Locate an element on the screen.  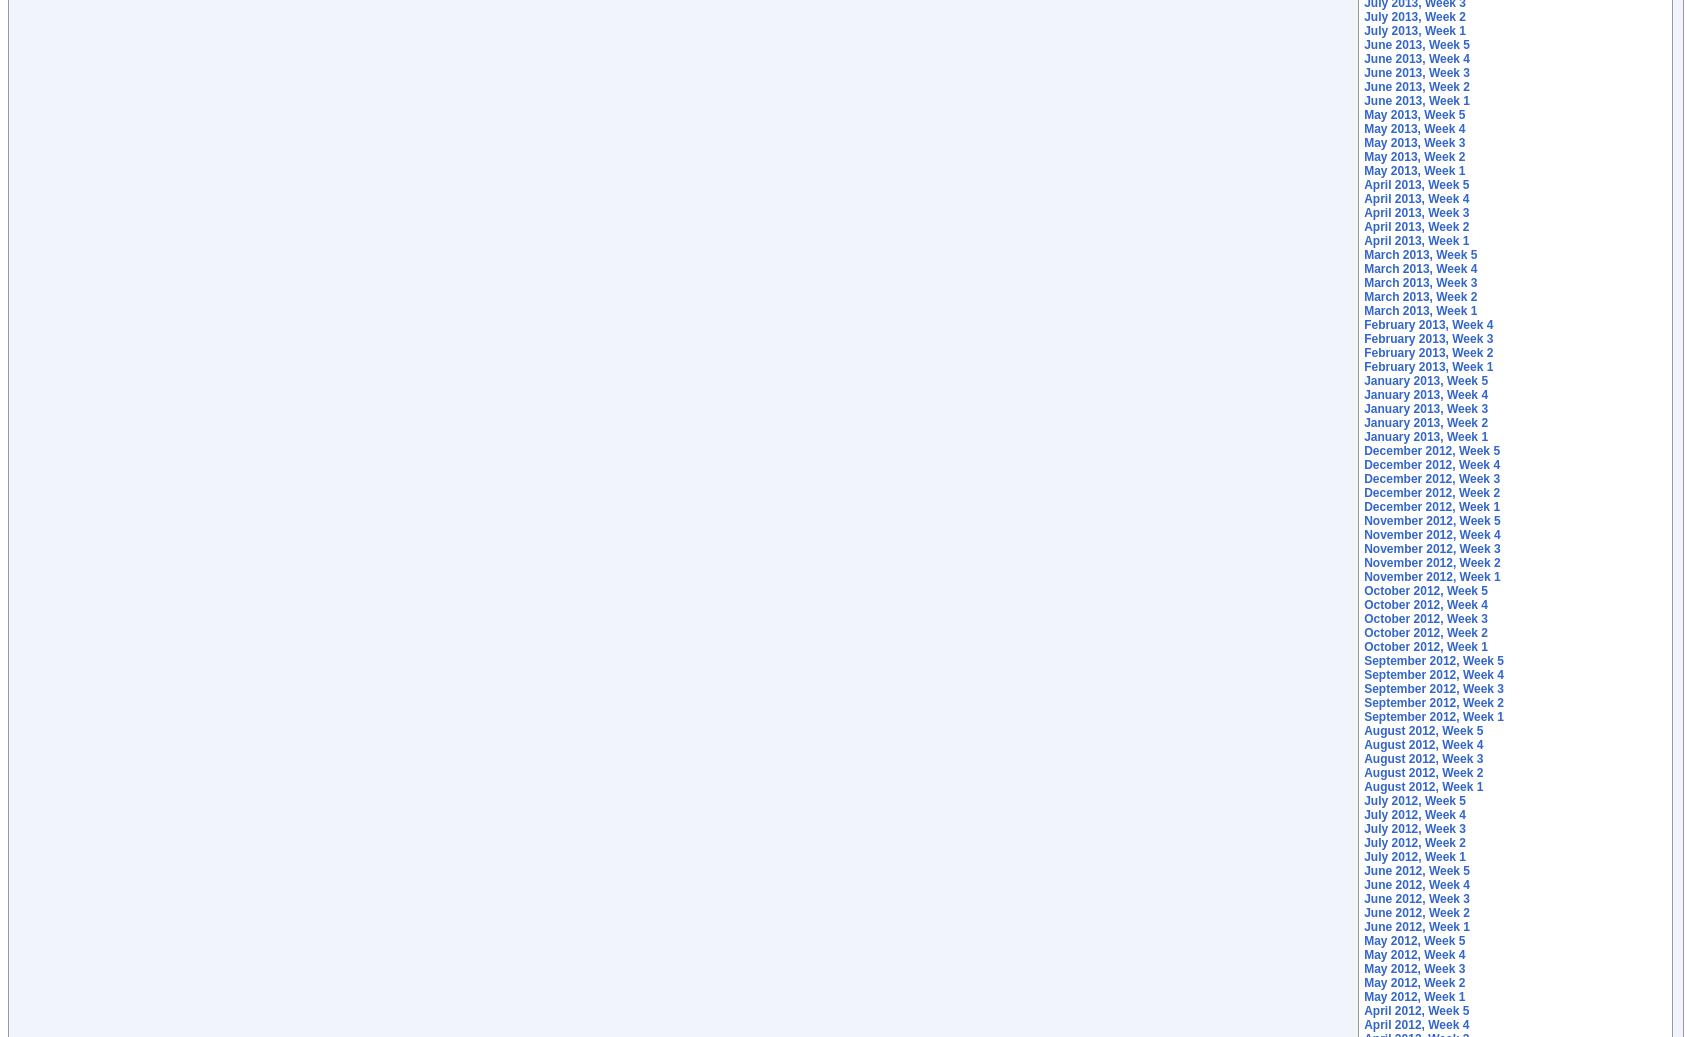
'January 2013, Week 2' is located at coordinates (1425, 421).